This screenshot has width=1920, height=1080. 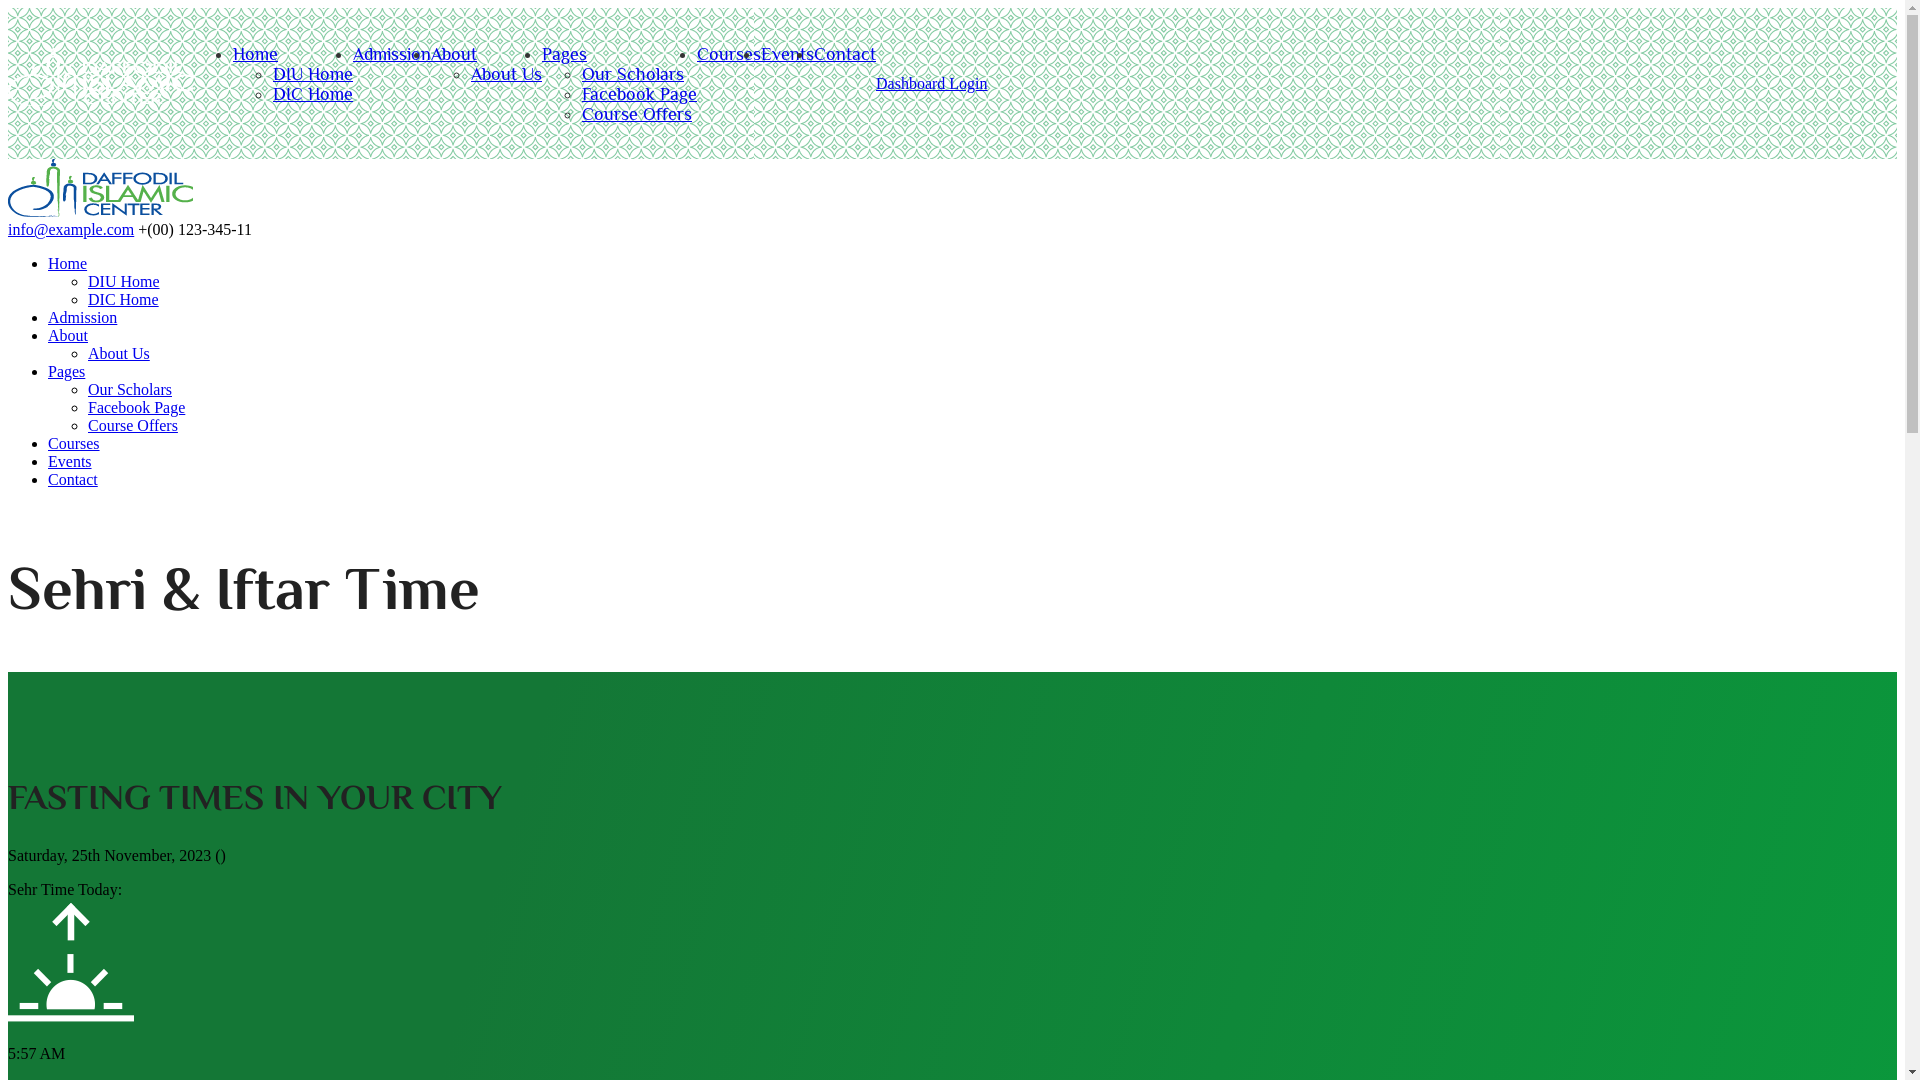 What do you see at coordinates (99, 211) in the screenshot?
I see `'Home'` at bounding box center [99, 211].